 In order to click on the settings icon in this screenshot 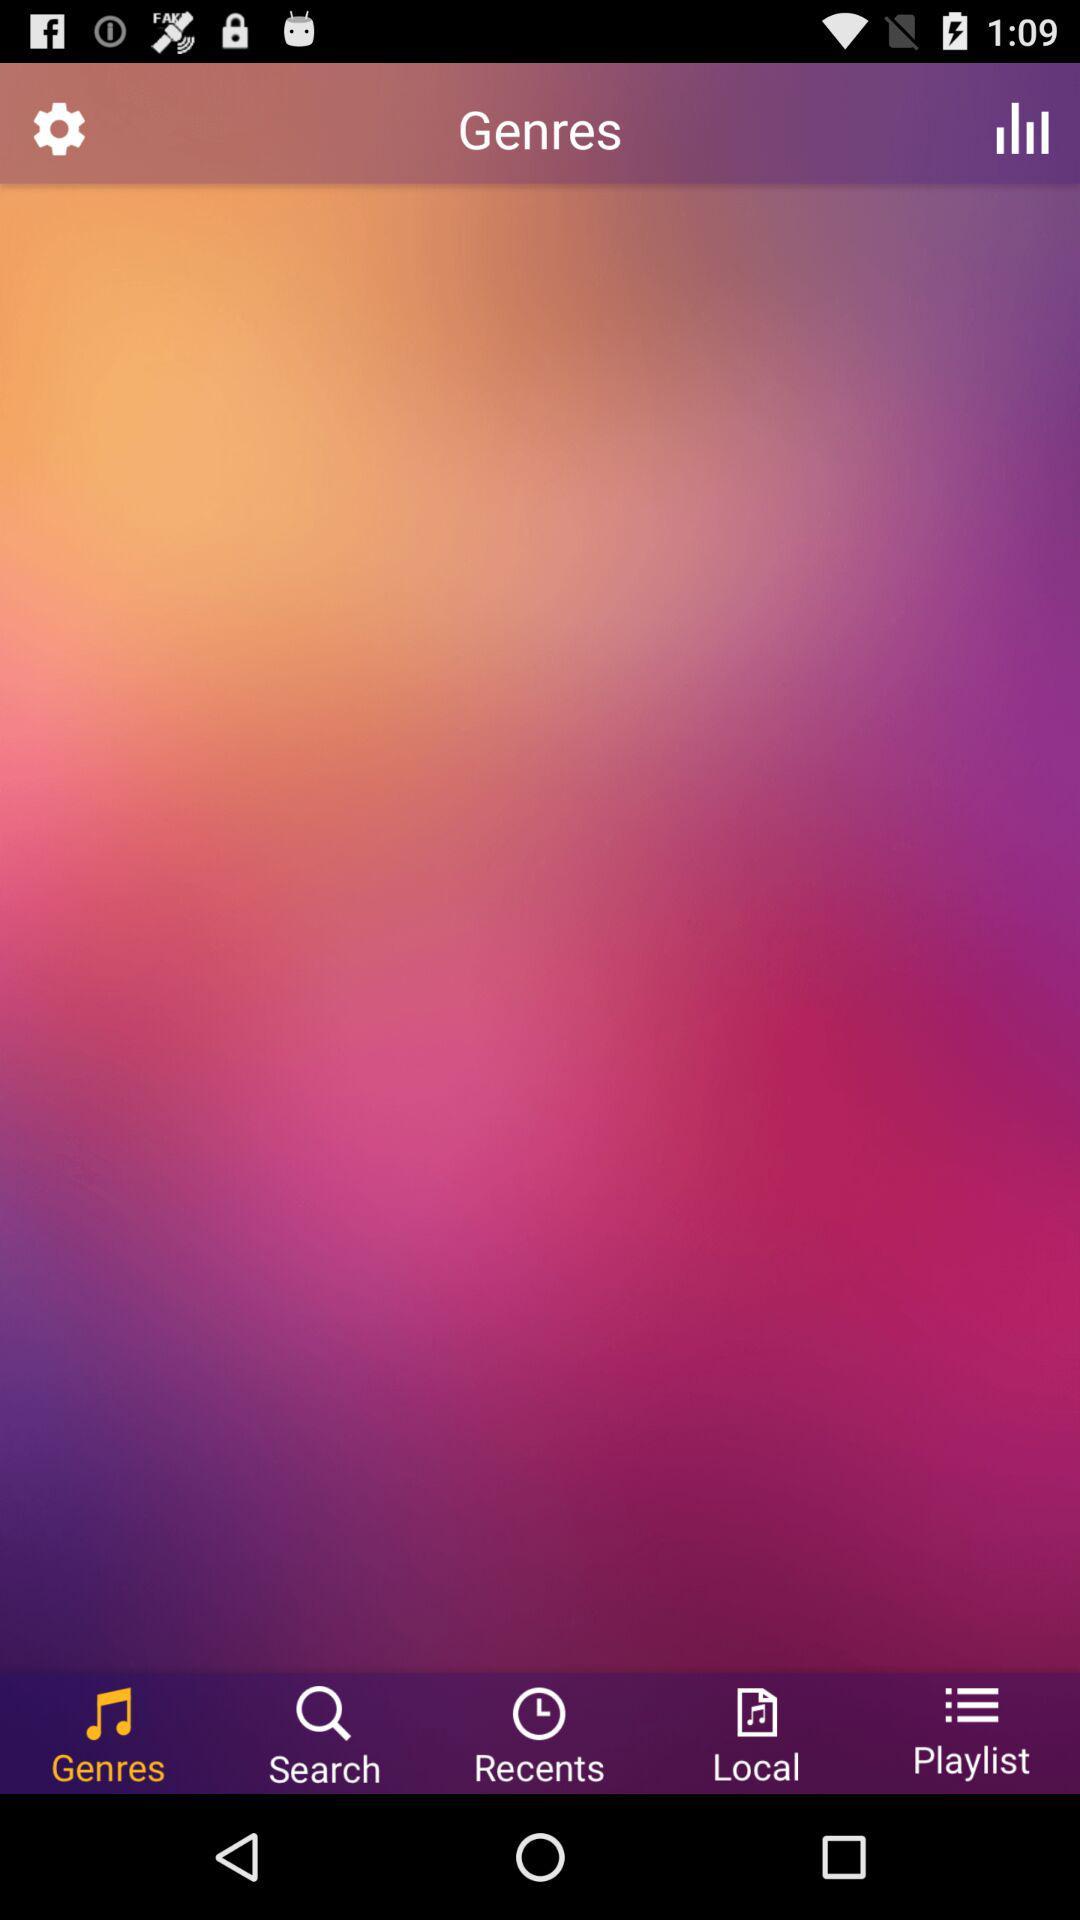, I will do `click(58, 136)`.